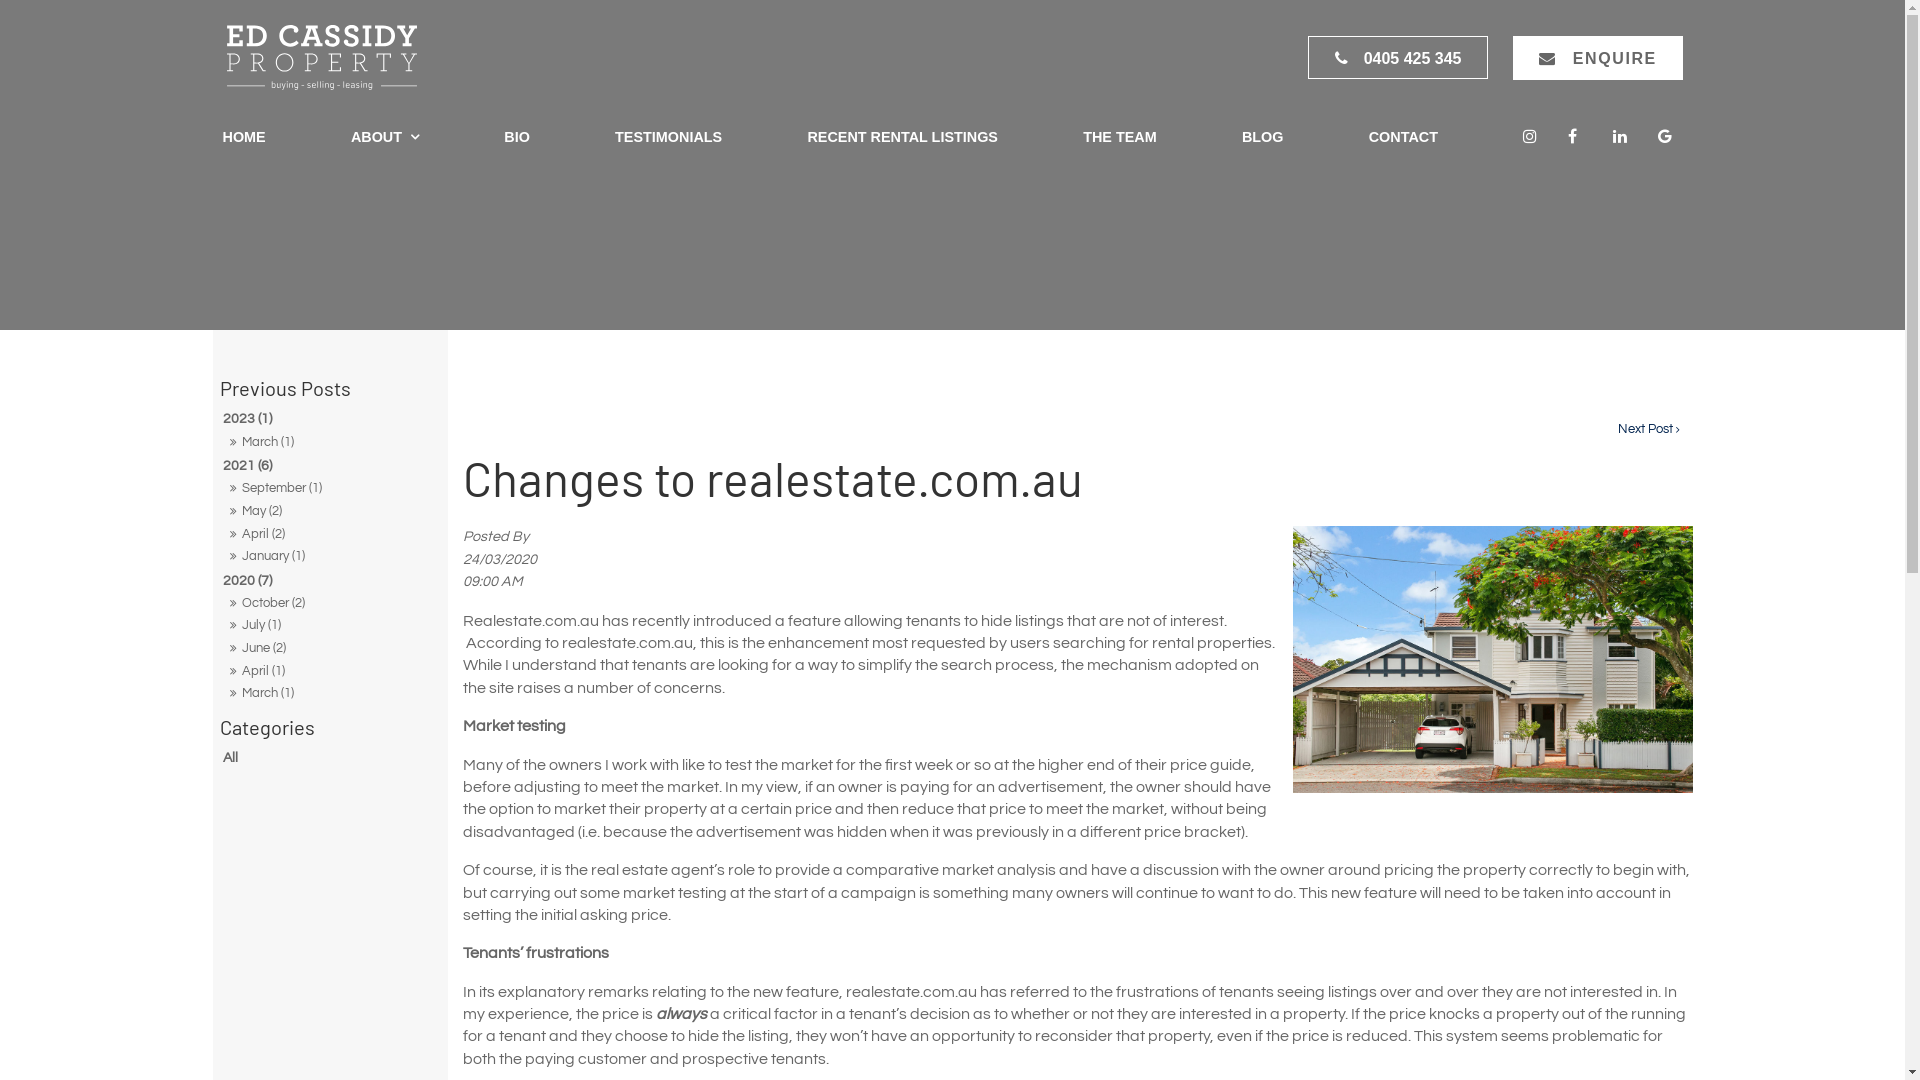 The height and width of the screenshot is (1080, 1920). I want to click on 'ENQUIRE', so click(1597, 57).